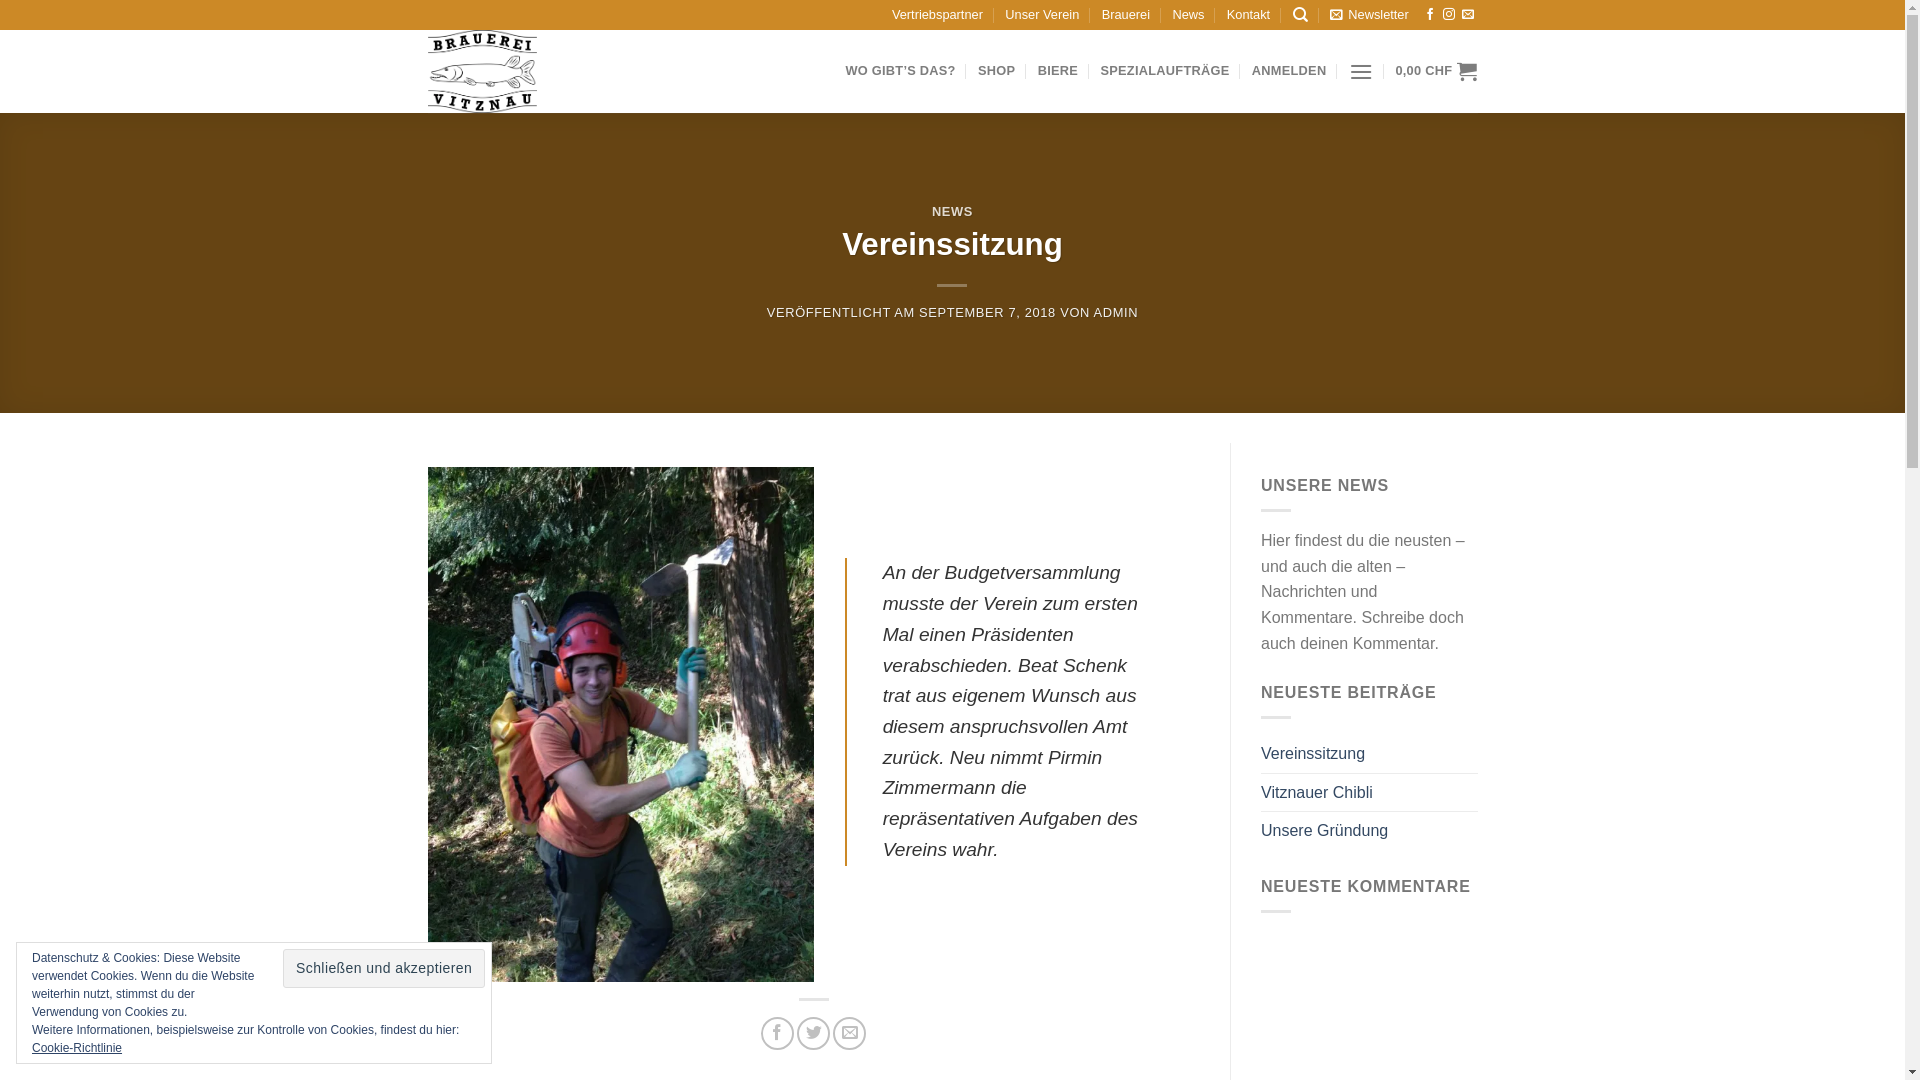 This screenshot has height=1080, width=1920. Describe the element at coordinates (936, 15) in the screenshot. I see `'Vertriebspartner'` at that location.